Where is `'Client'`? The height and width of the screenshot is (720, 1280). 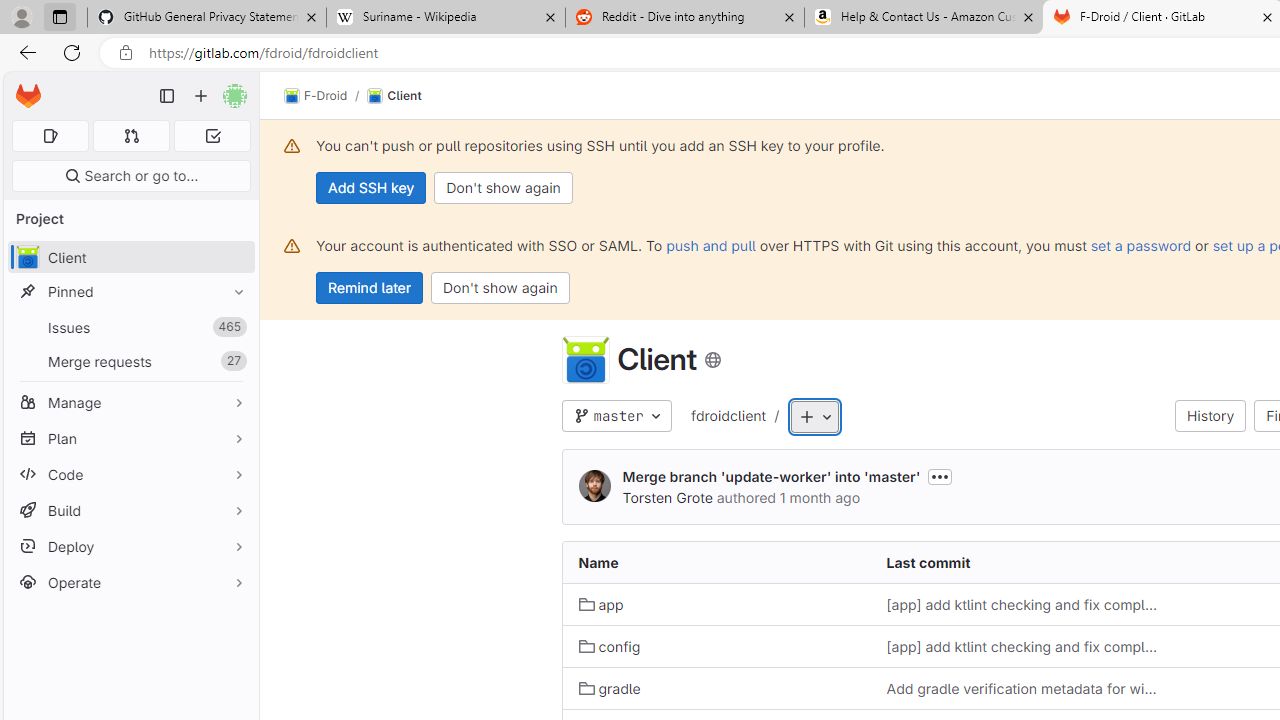
'Client' is located at coordinates (394, 96).